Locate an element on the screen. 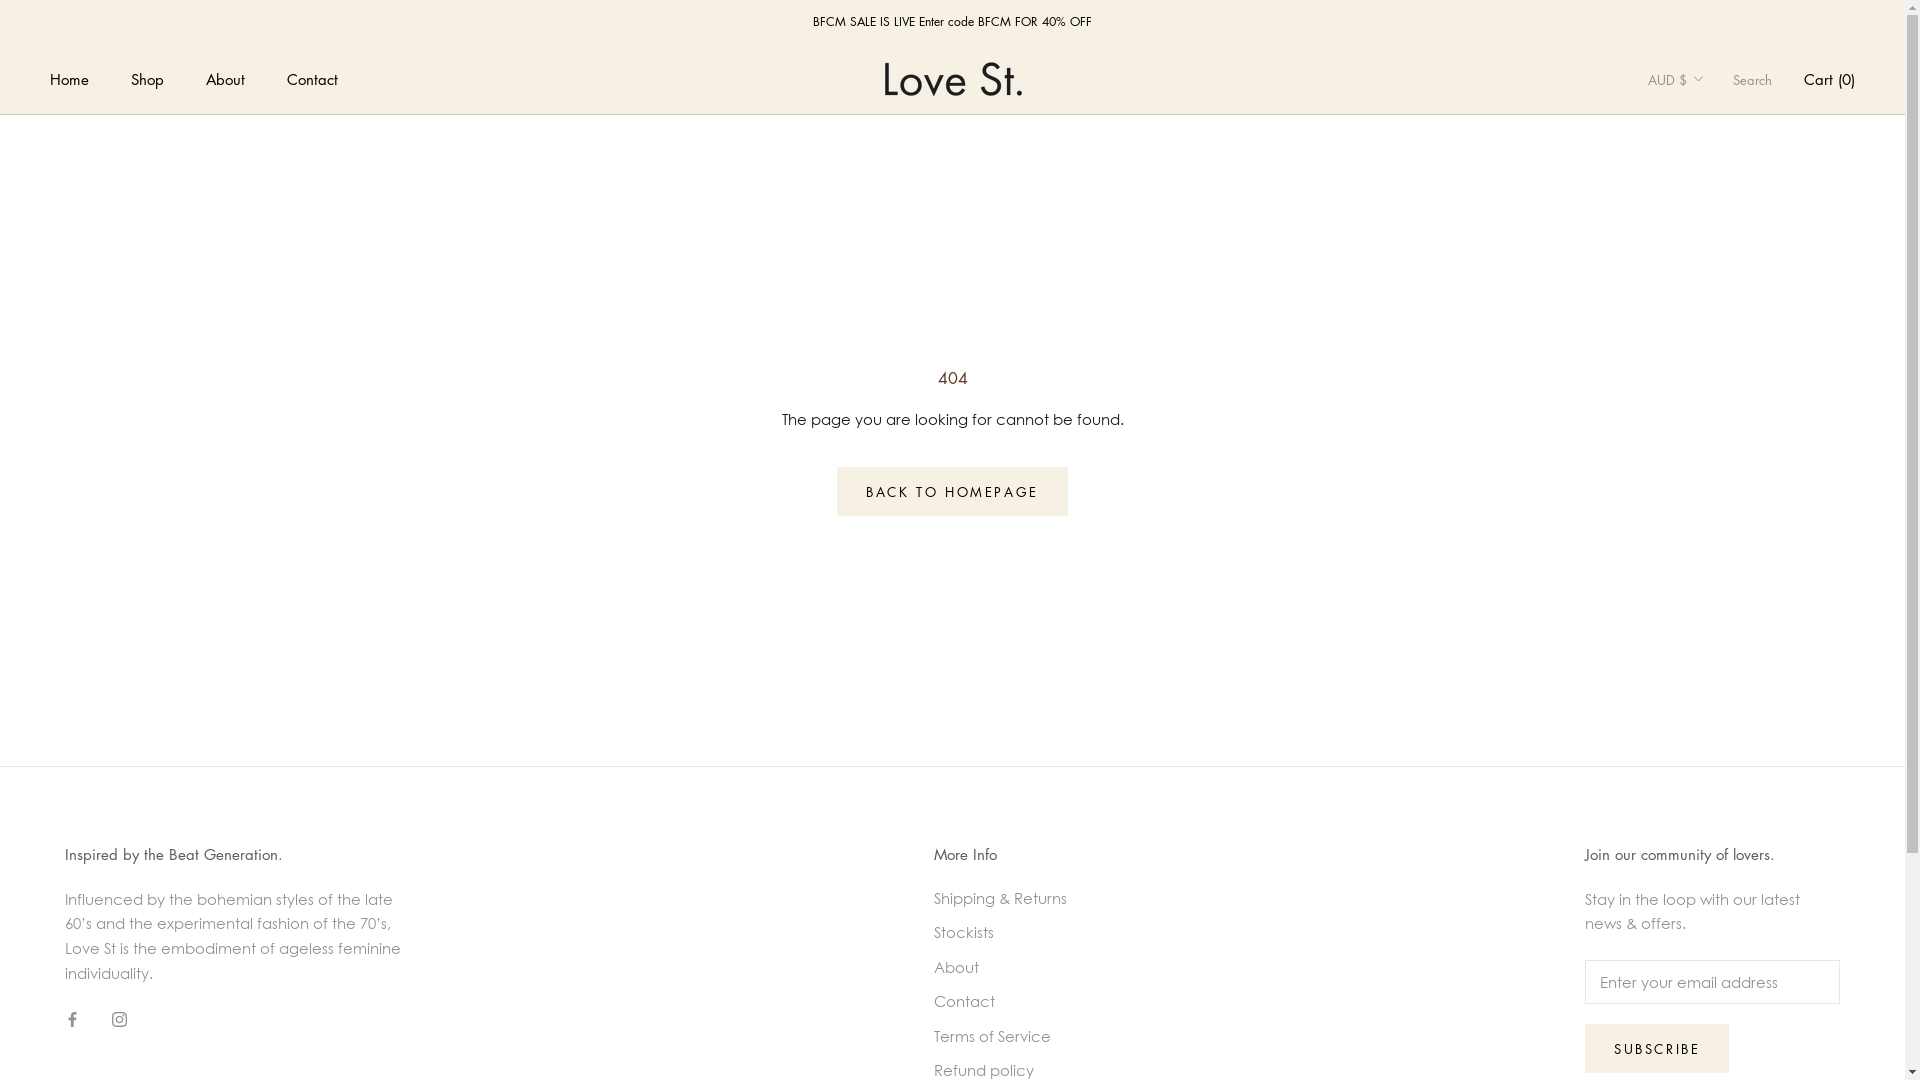 This screenshot has width=1920, height=1080. 'About' is located at coordinates (933, 966).